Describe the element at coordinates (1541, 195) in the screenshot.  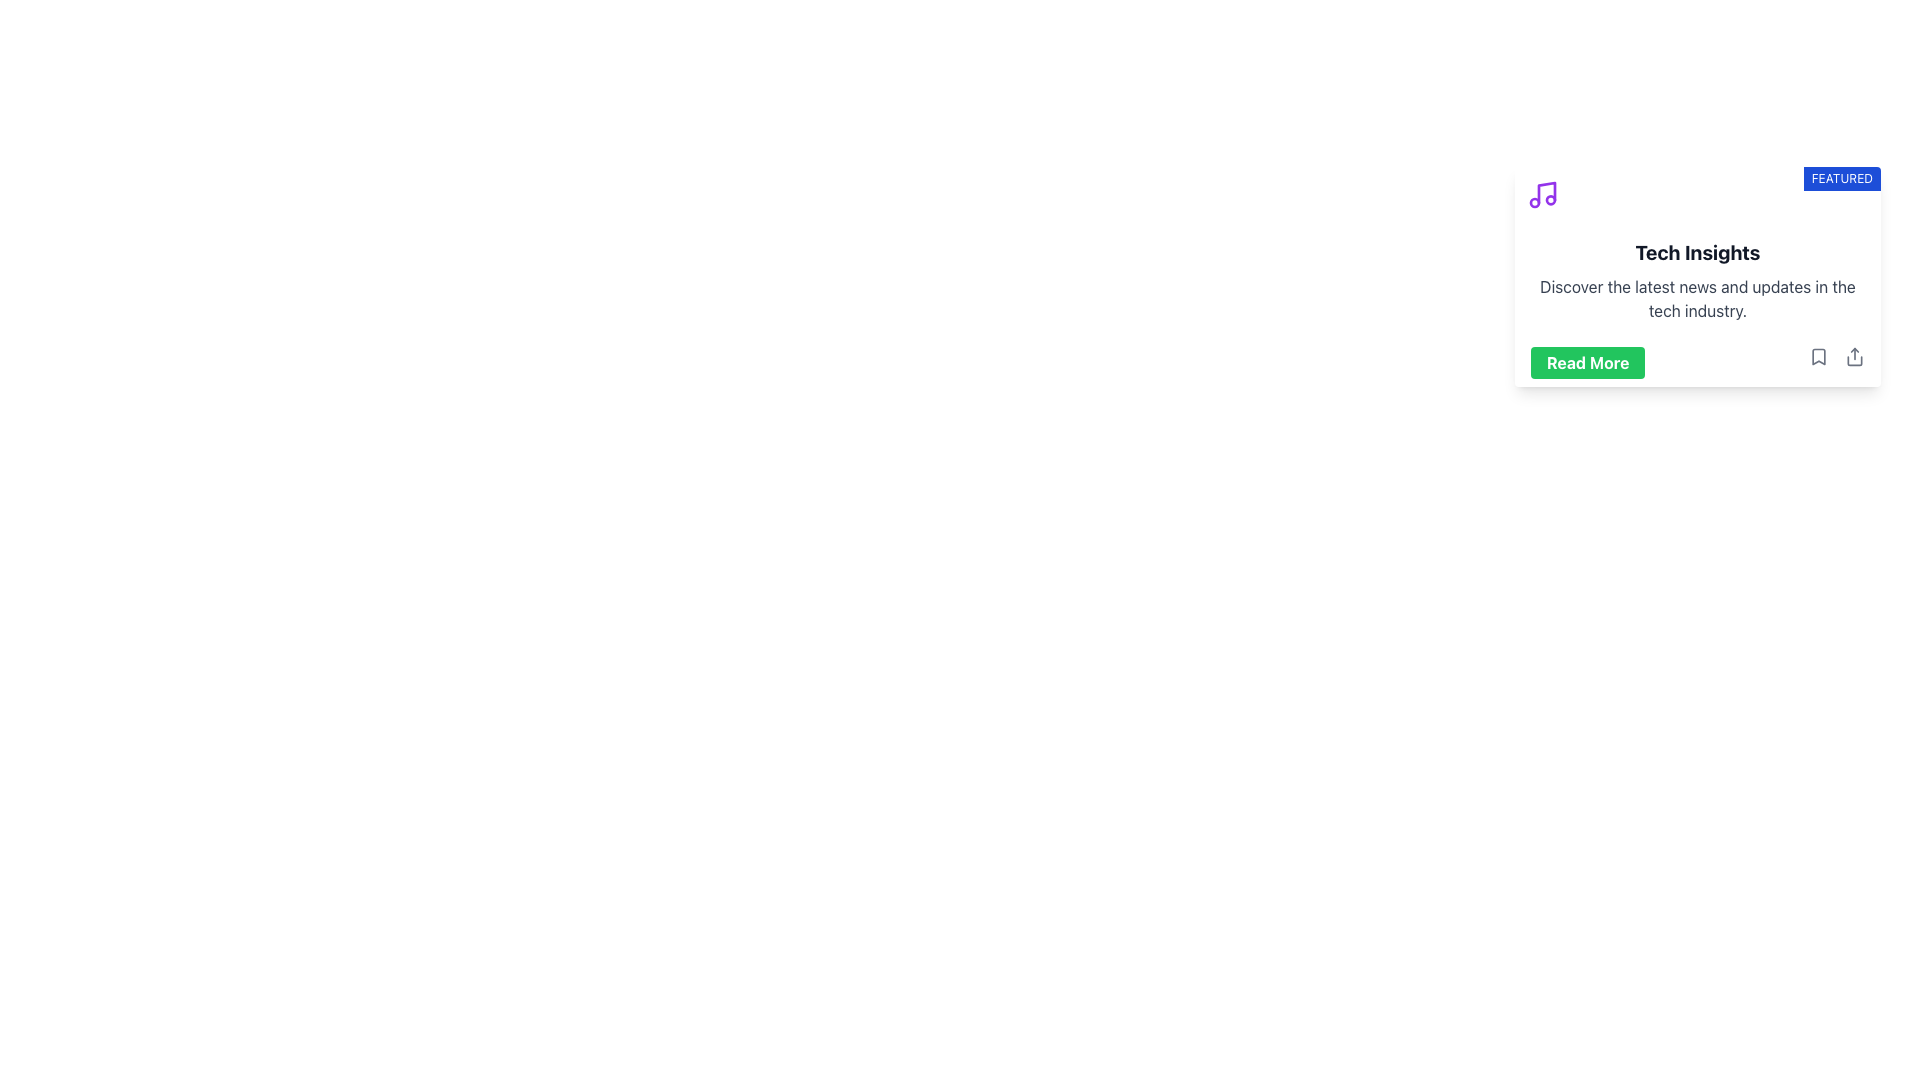
I see `the music graphic icon located in the upper-left corner of the card-like component` at that location.